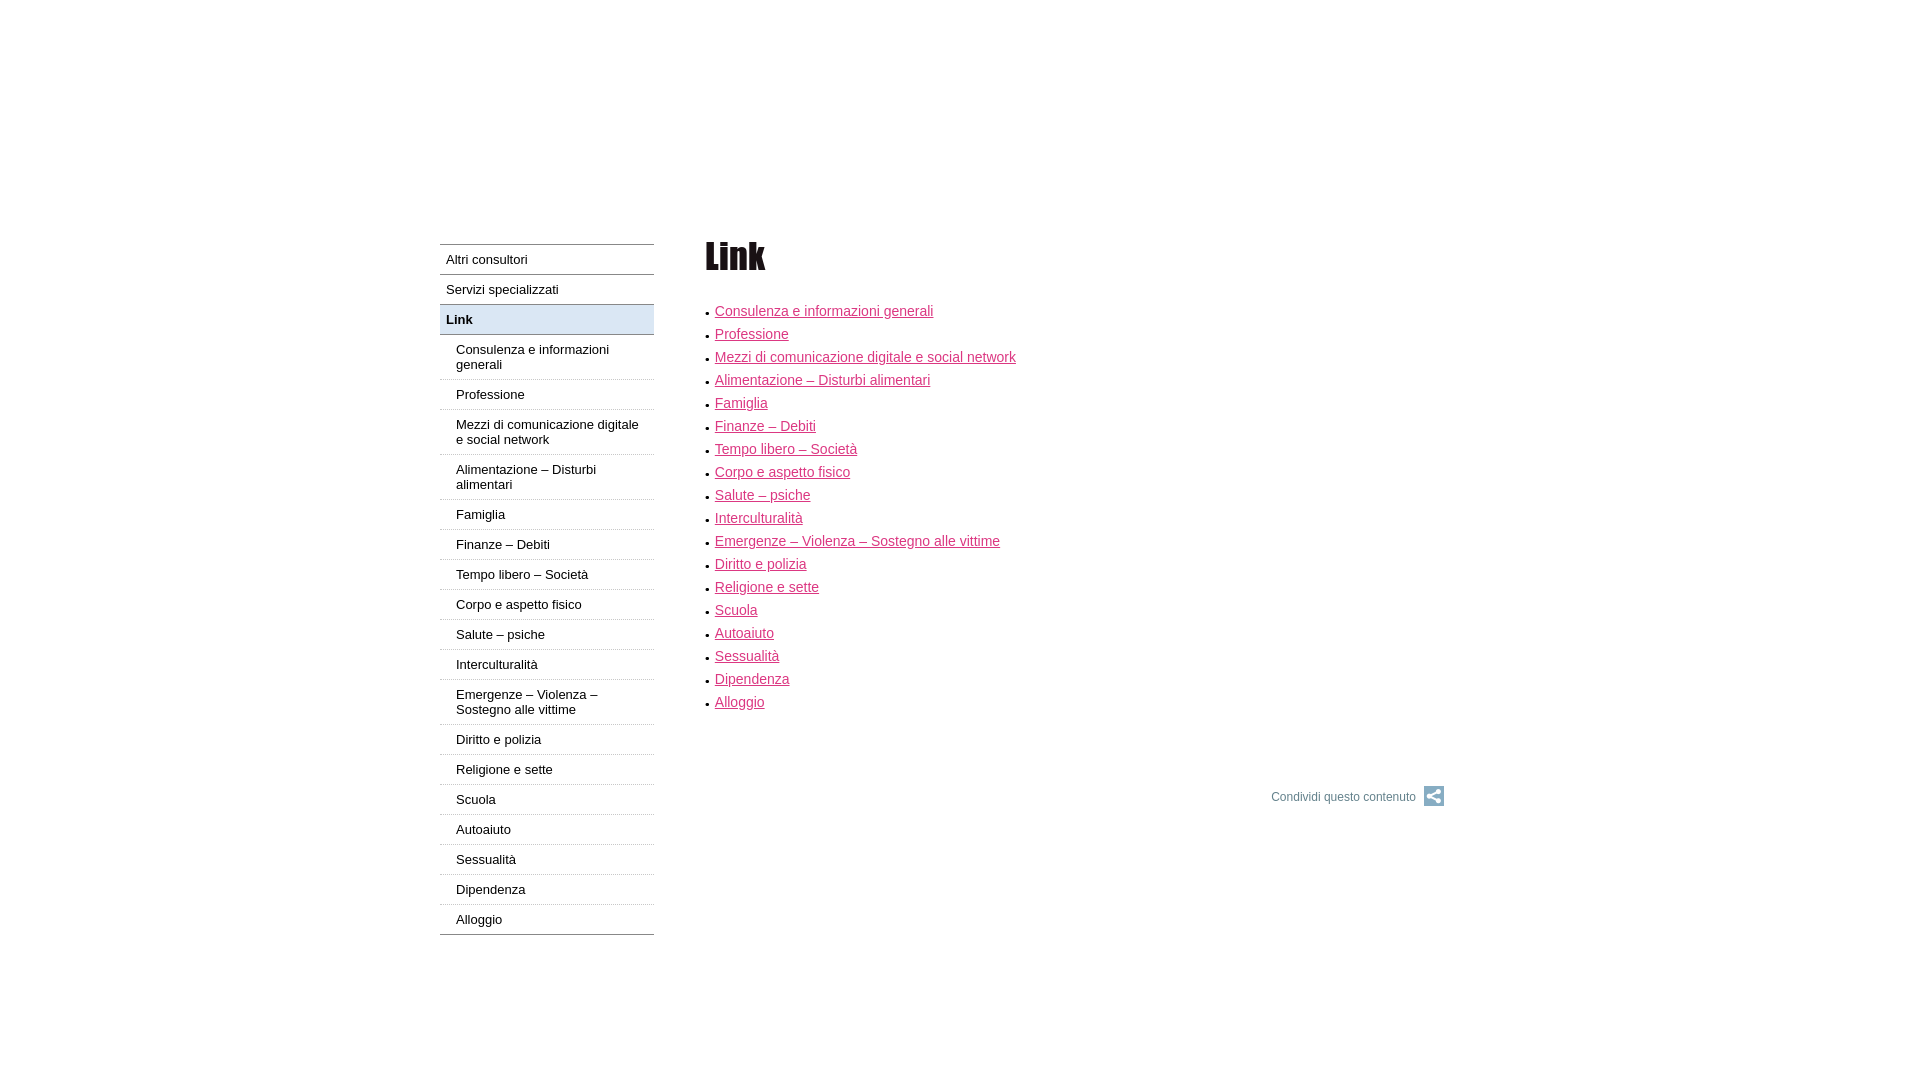  I want to click on 'Autoaiuto', so click(547, 829).